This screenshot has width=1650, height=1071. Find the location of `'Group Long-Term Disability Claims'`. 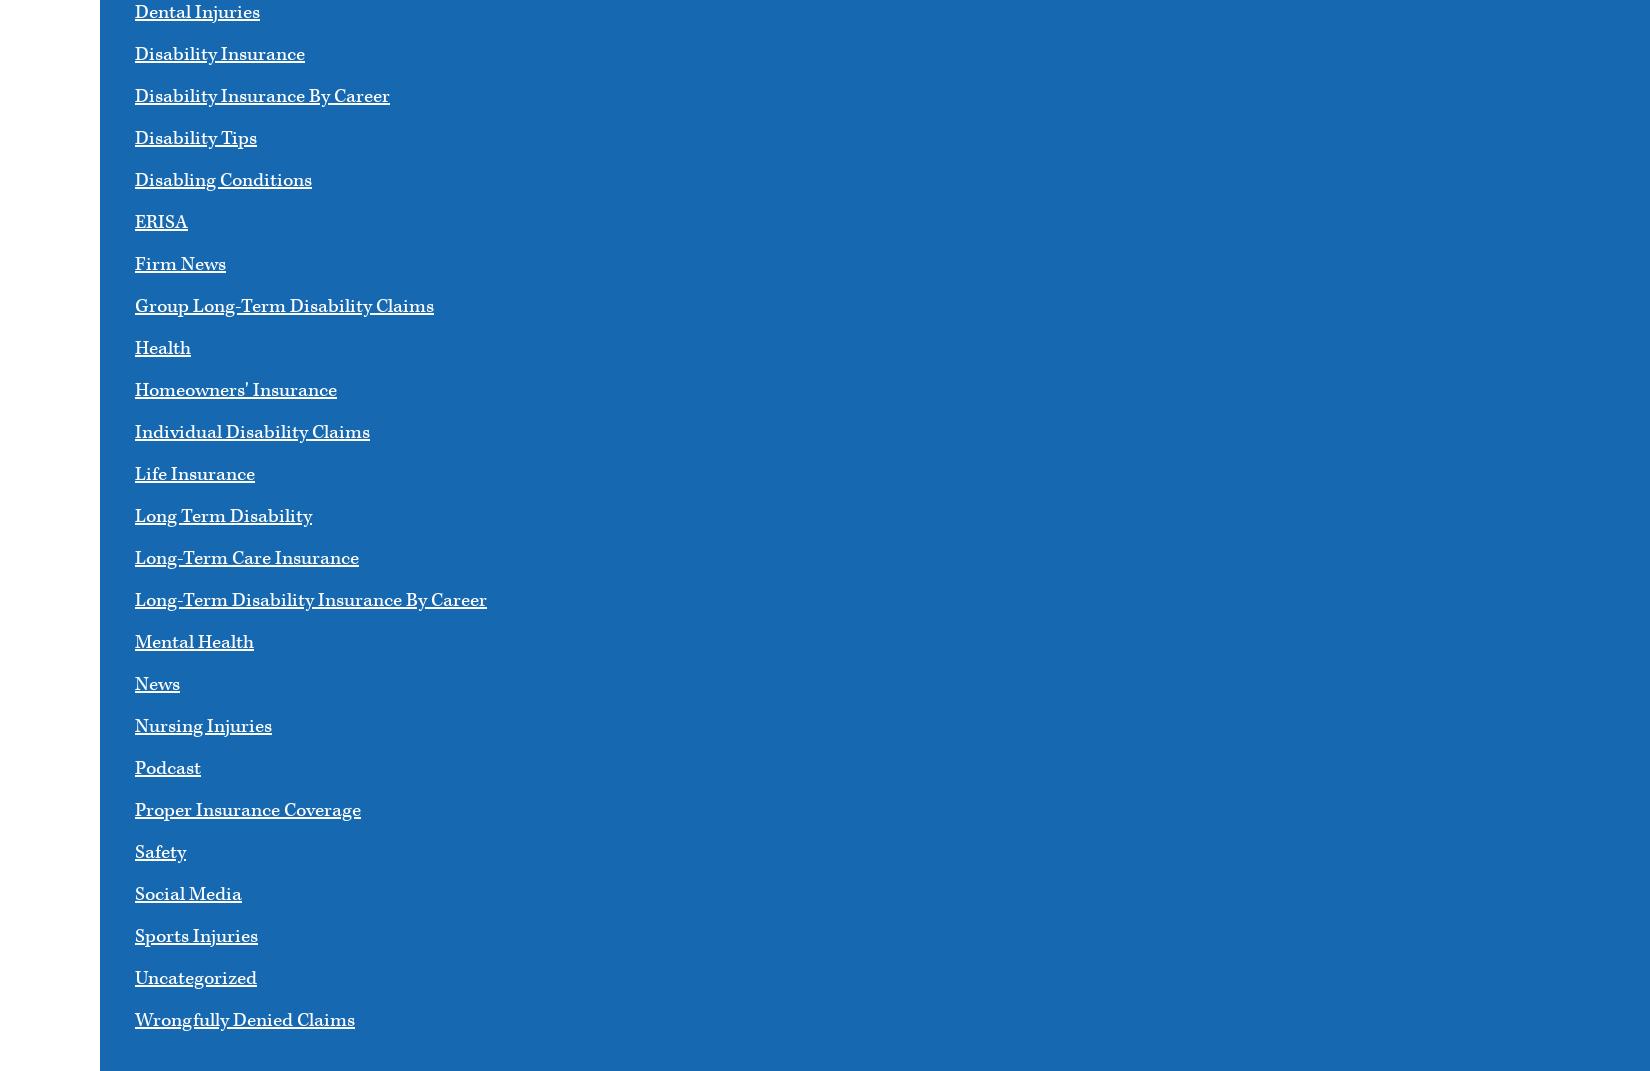

'Group Long-Term Disability Claims' is located at coordinates (284, 306).